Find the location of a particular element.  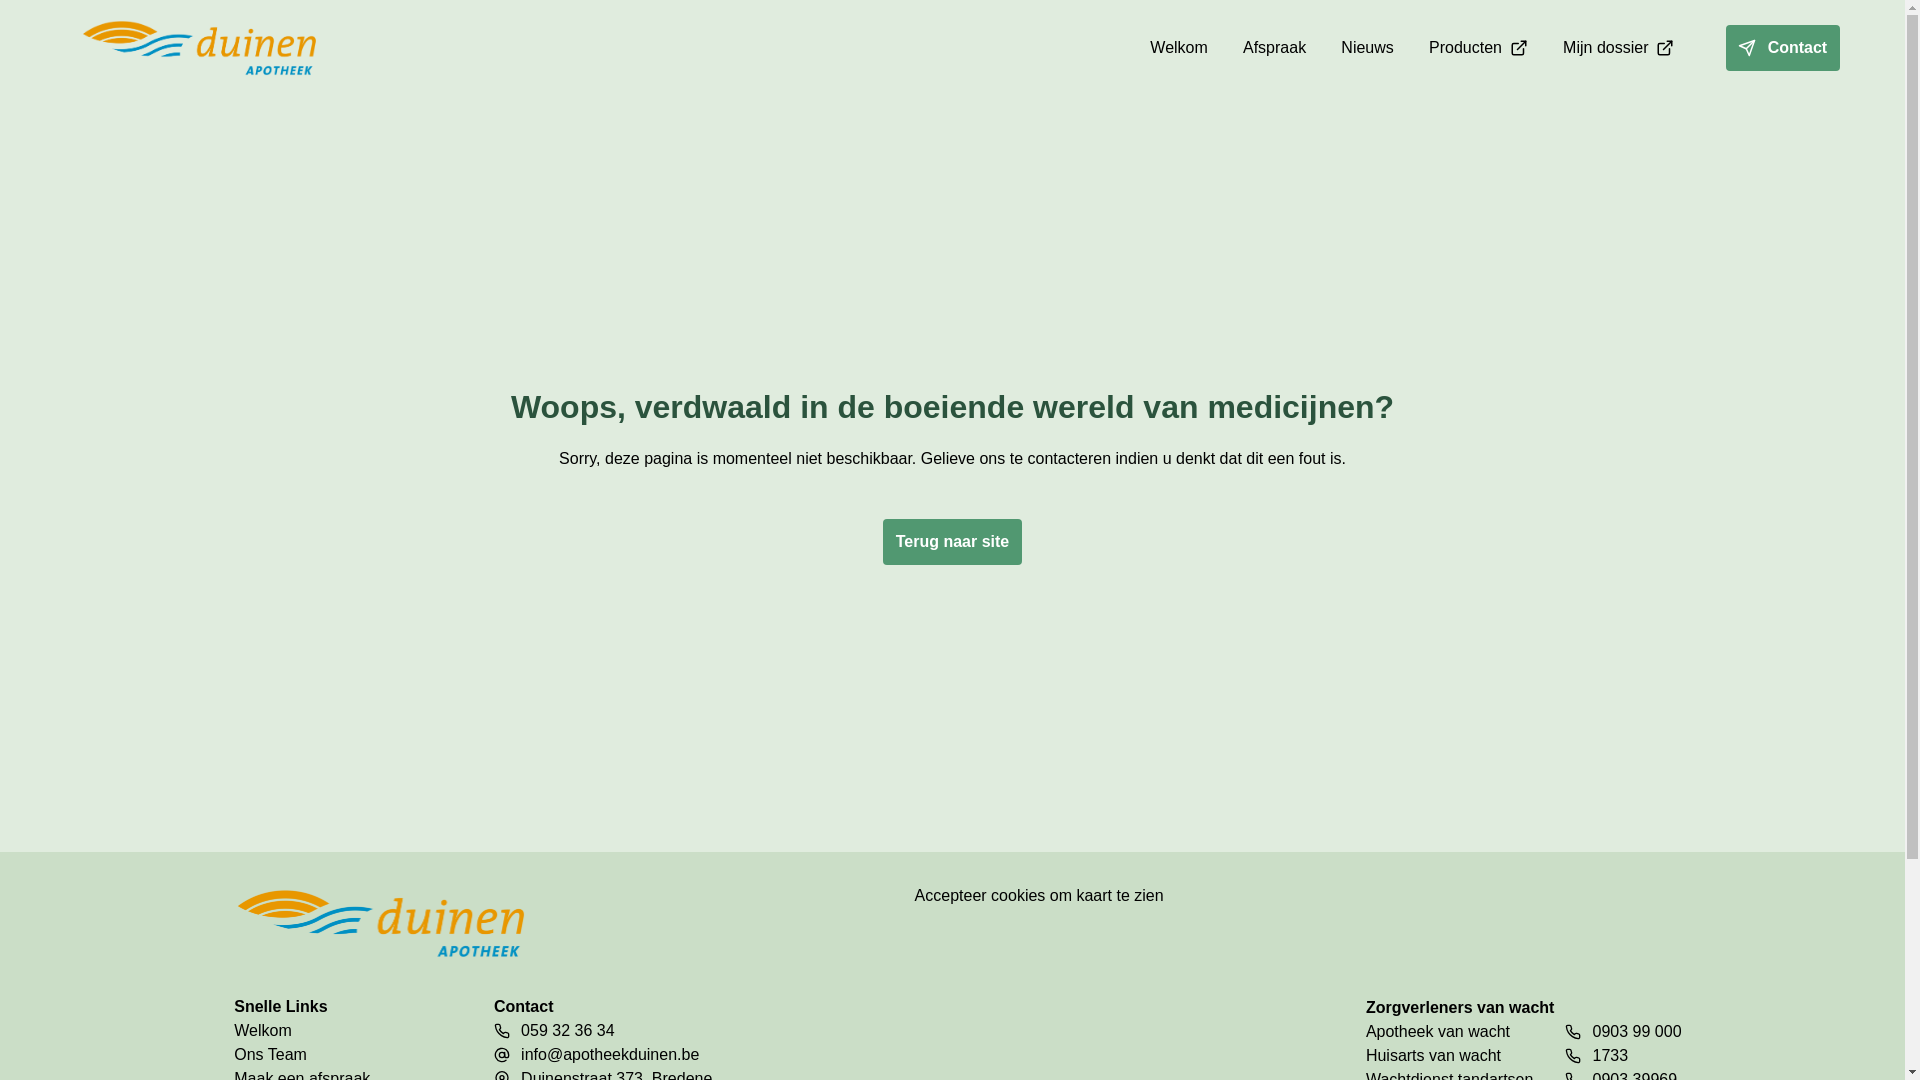

'Terug naar site' is located at coordinates (951, 524).